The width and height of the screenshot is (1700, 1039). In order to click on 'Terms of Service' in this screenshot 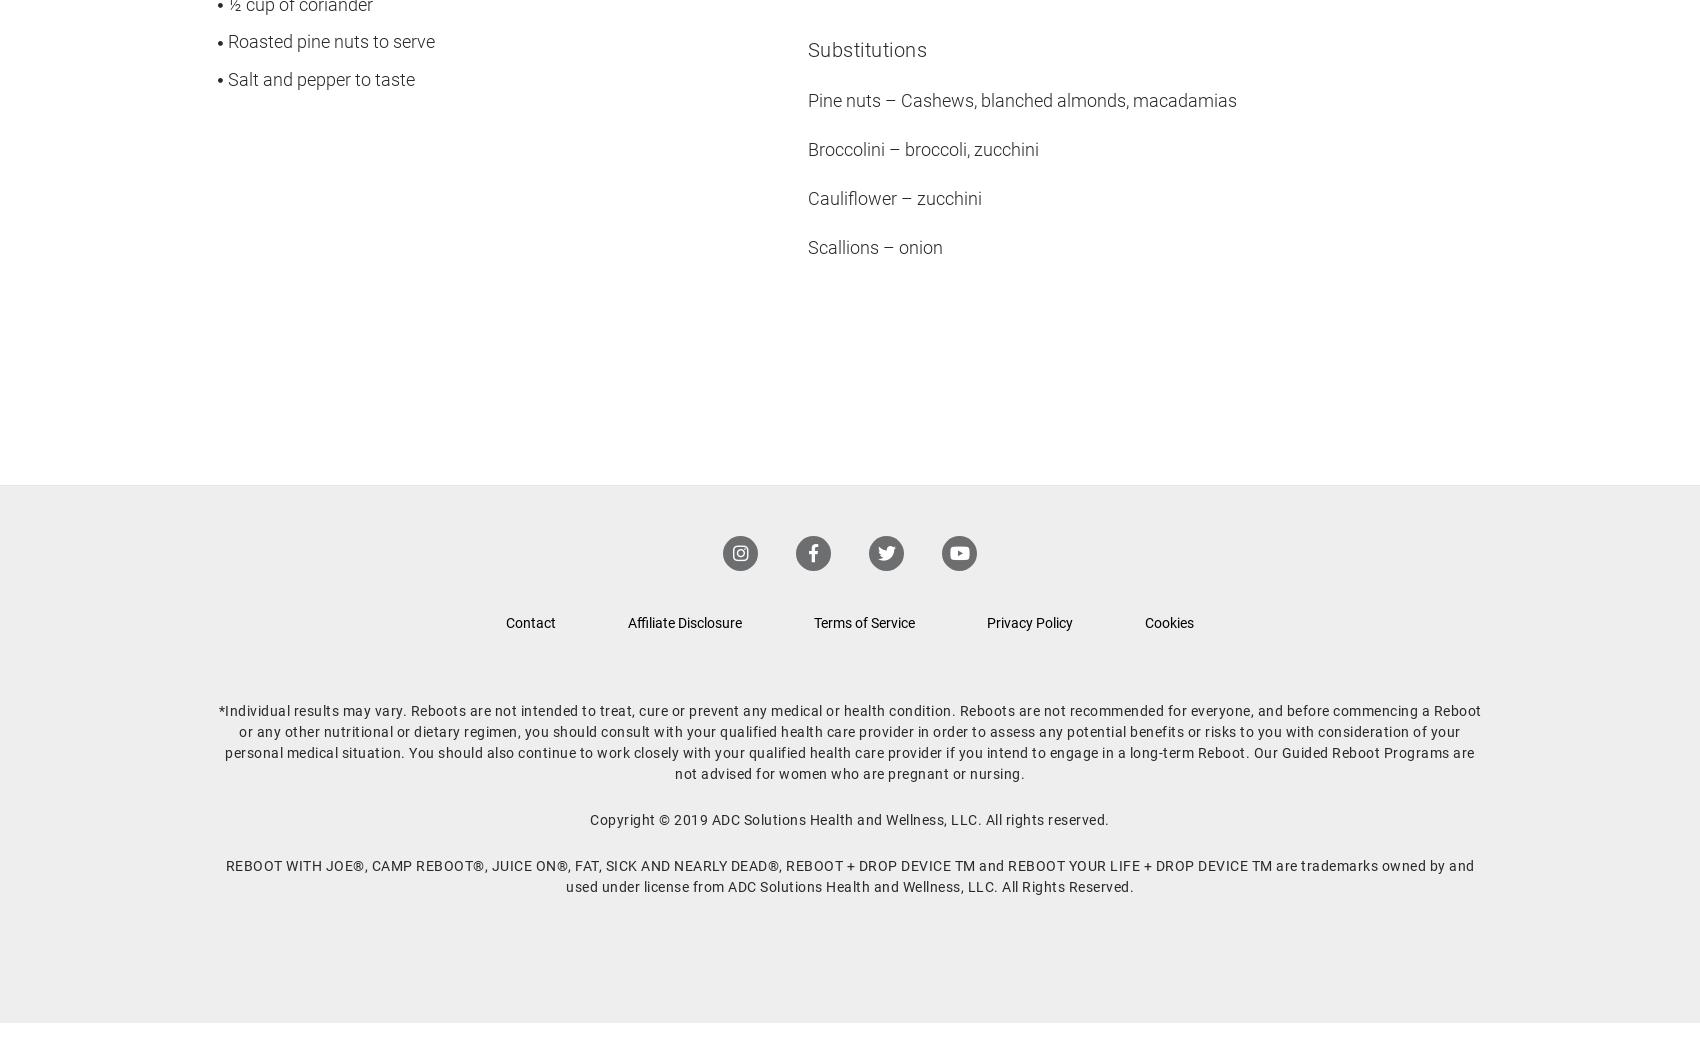, I will do `click(864, 622)`.